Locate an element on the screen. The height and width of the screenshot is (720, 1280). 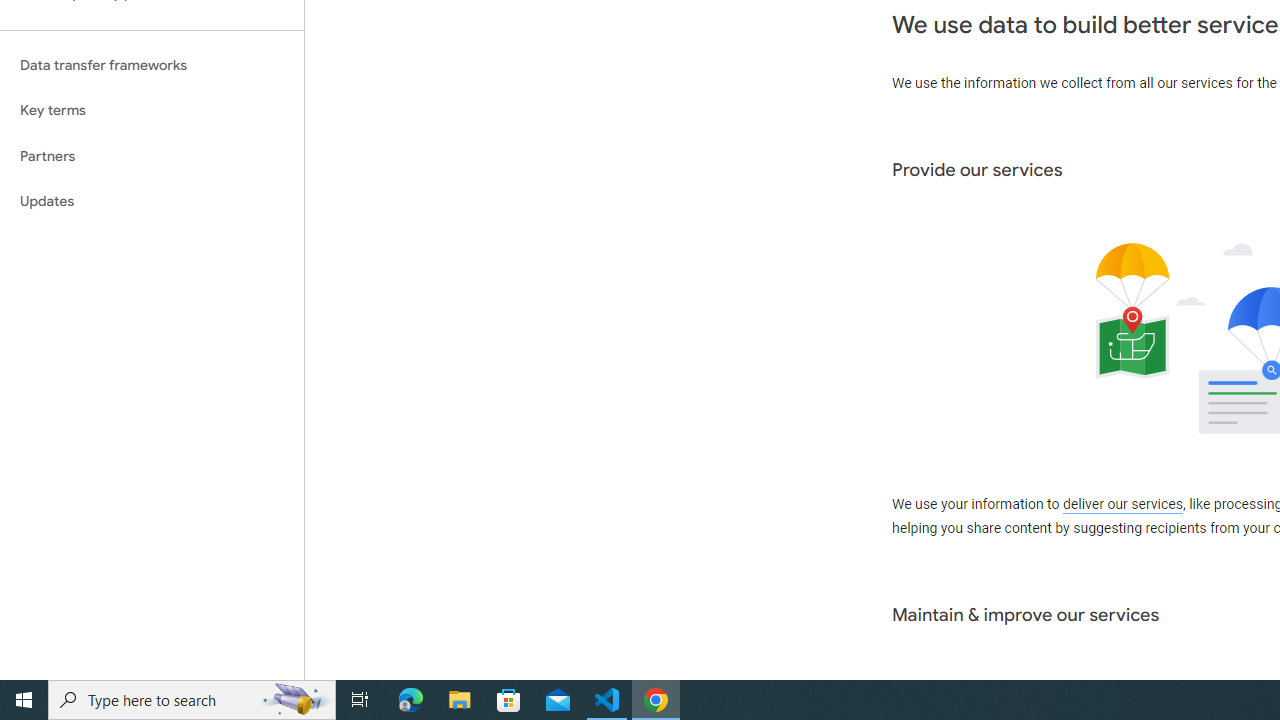
'Partners' is located at coordinates (151, 155).